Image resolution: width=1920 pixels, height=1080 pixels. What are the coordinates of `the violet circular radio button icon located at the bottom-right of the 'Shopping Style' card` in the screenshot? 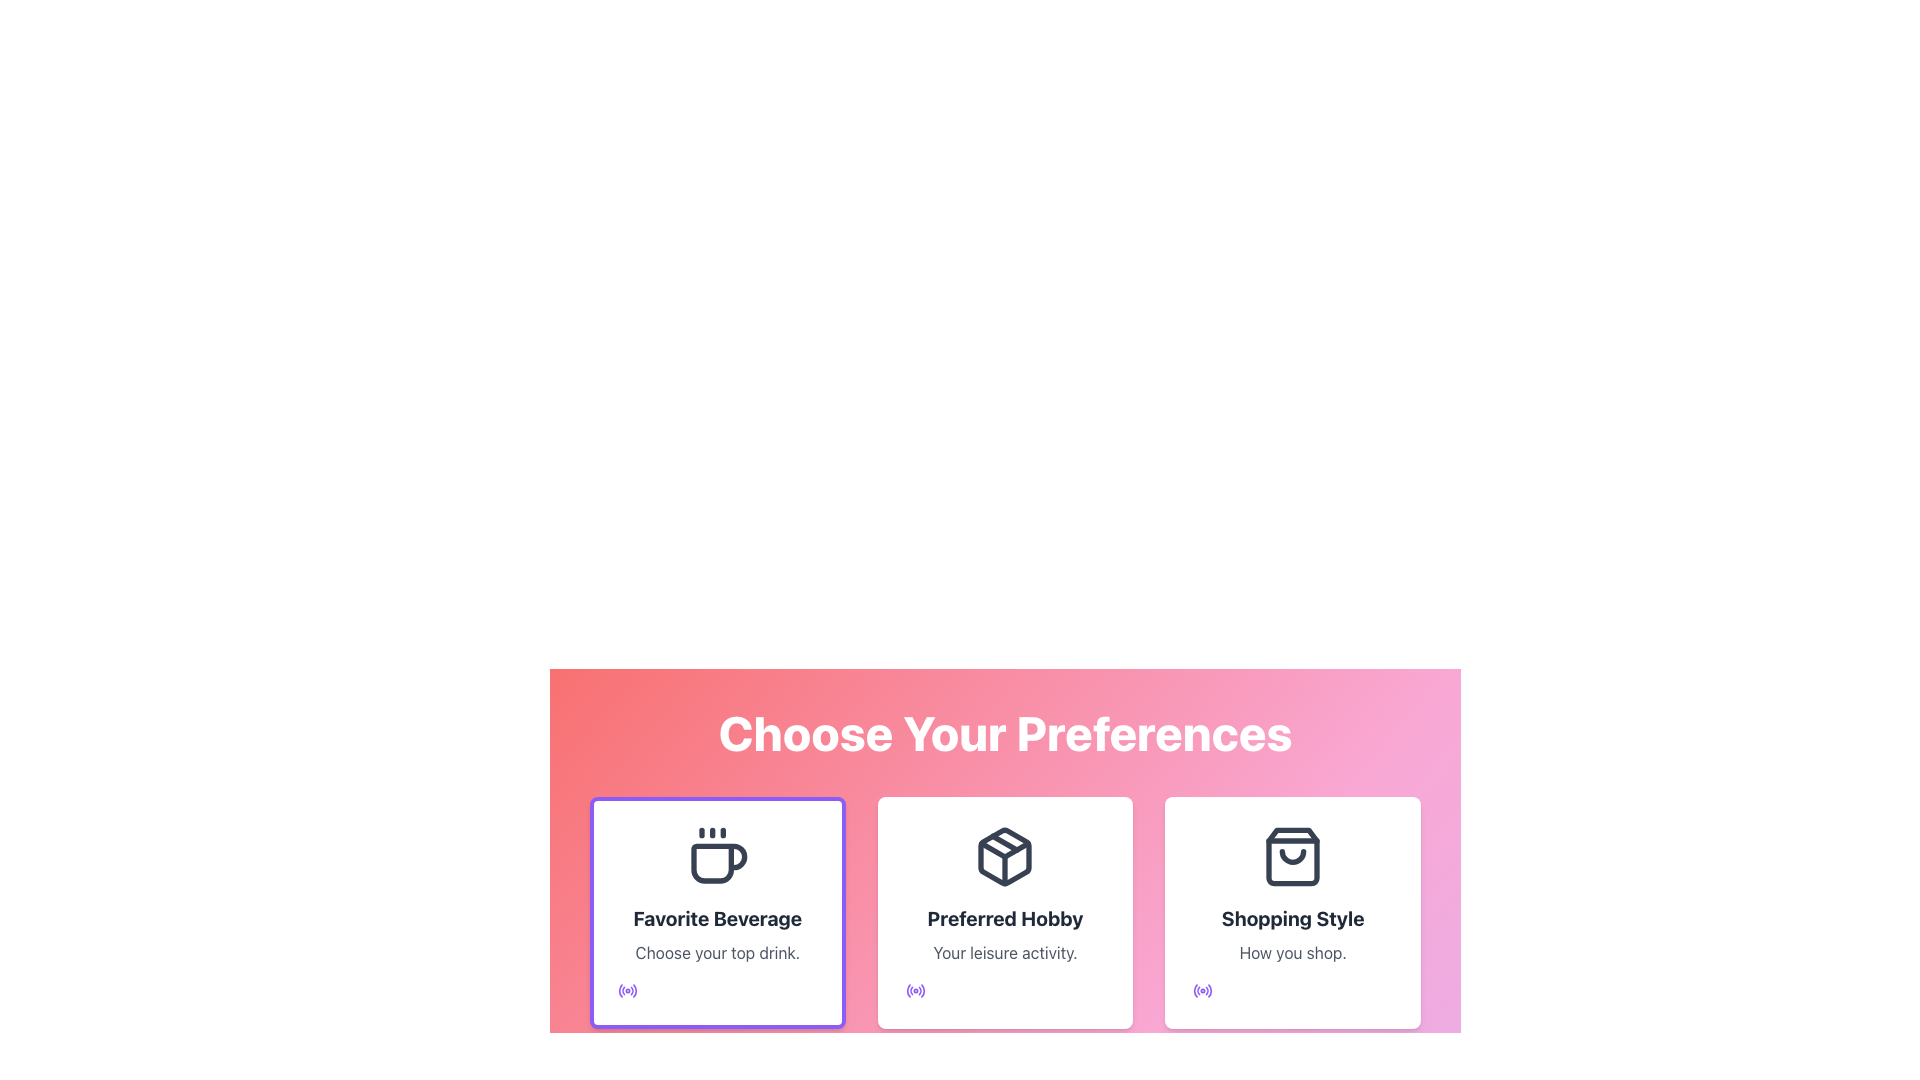 It's located at (1202, 991).